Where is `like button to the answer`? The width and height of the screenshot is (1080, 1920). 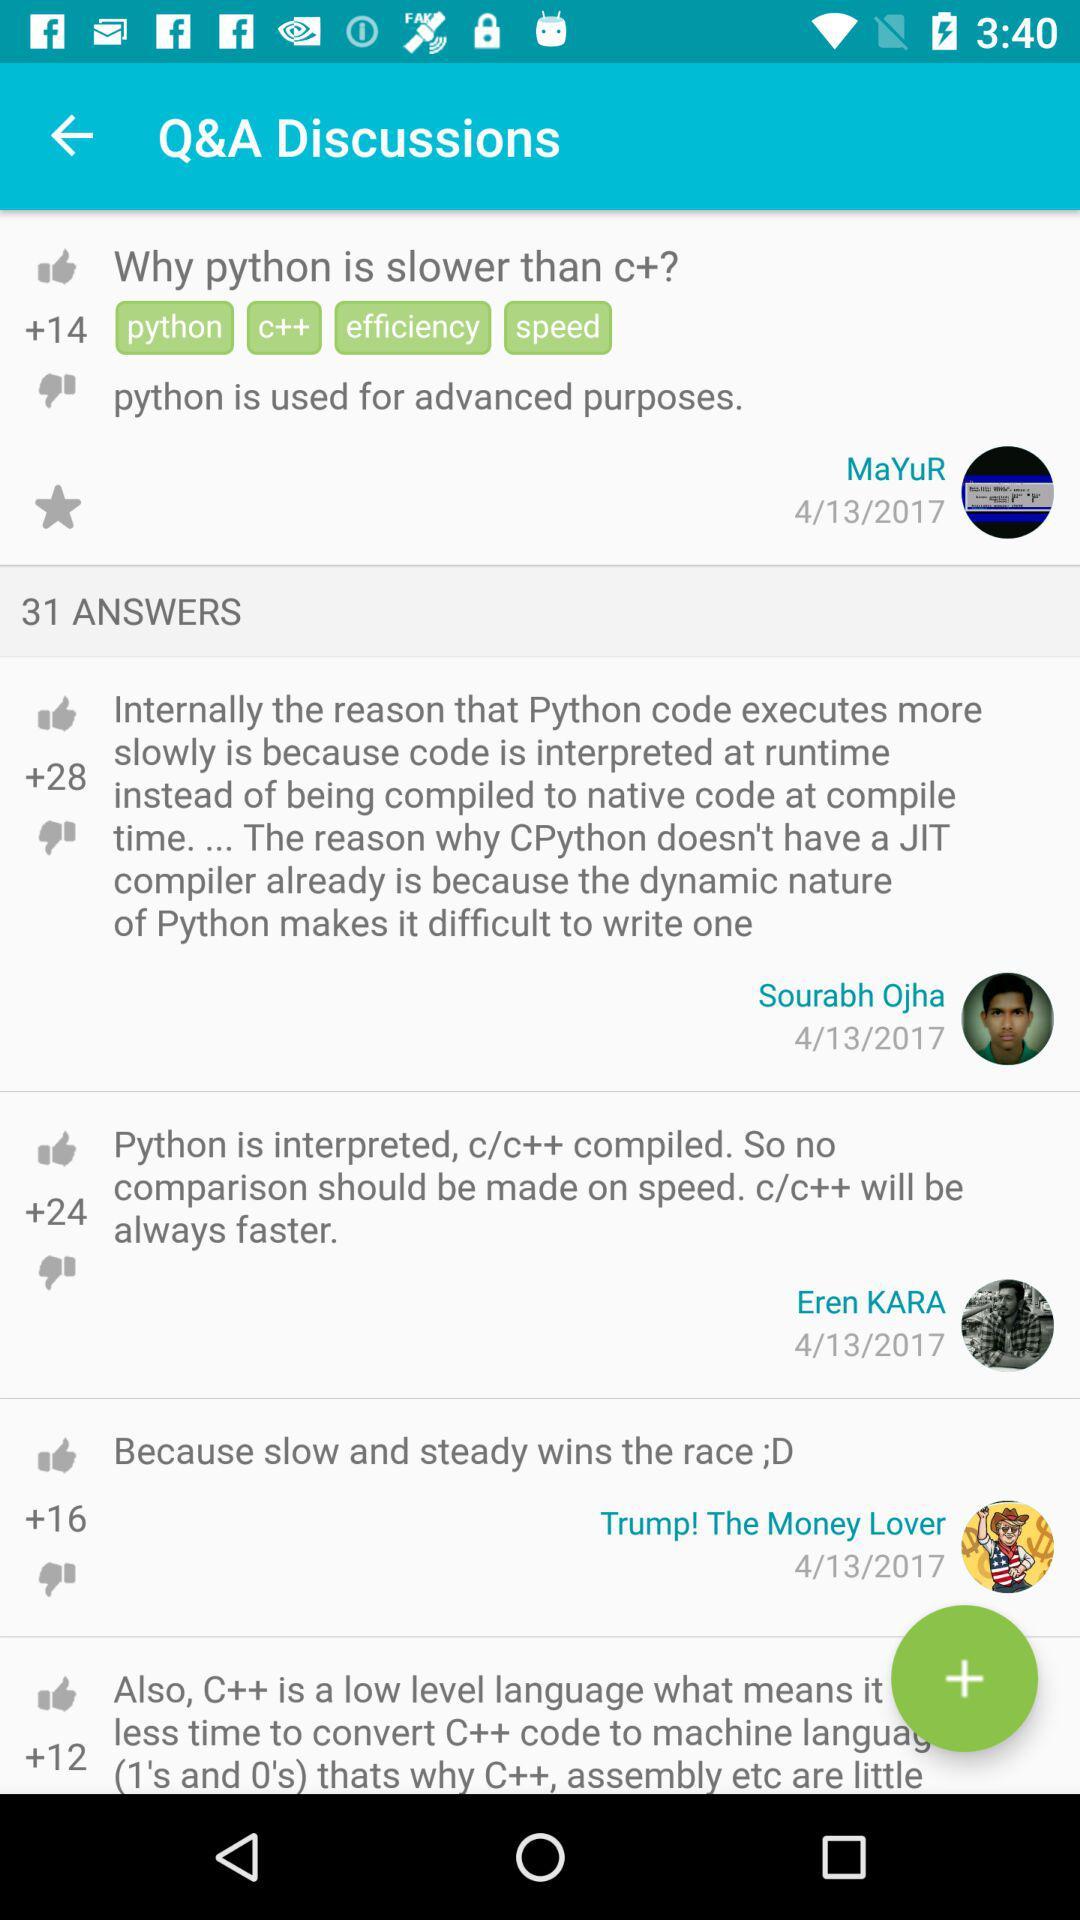
like button to the answer is located at coordinates (55, 1148).